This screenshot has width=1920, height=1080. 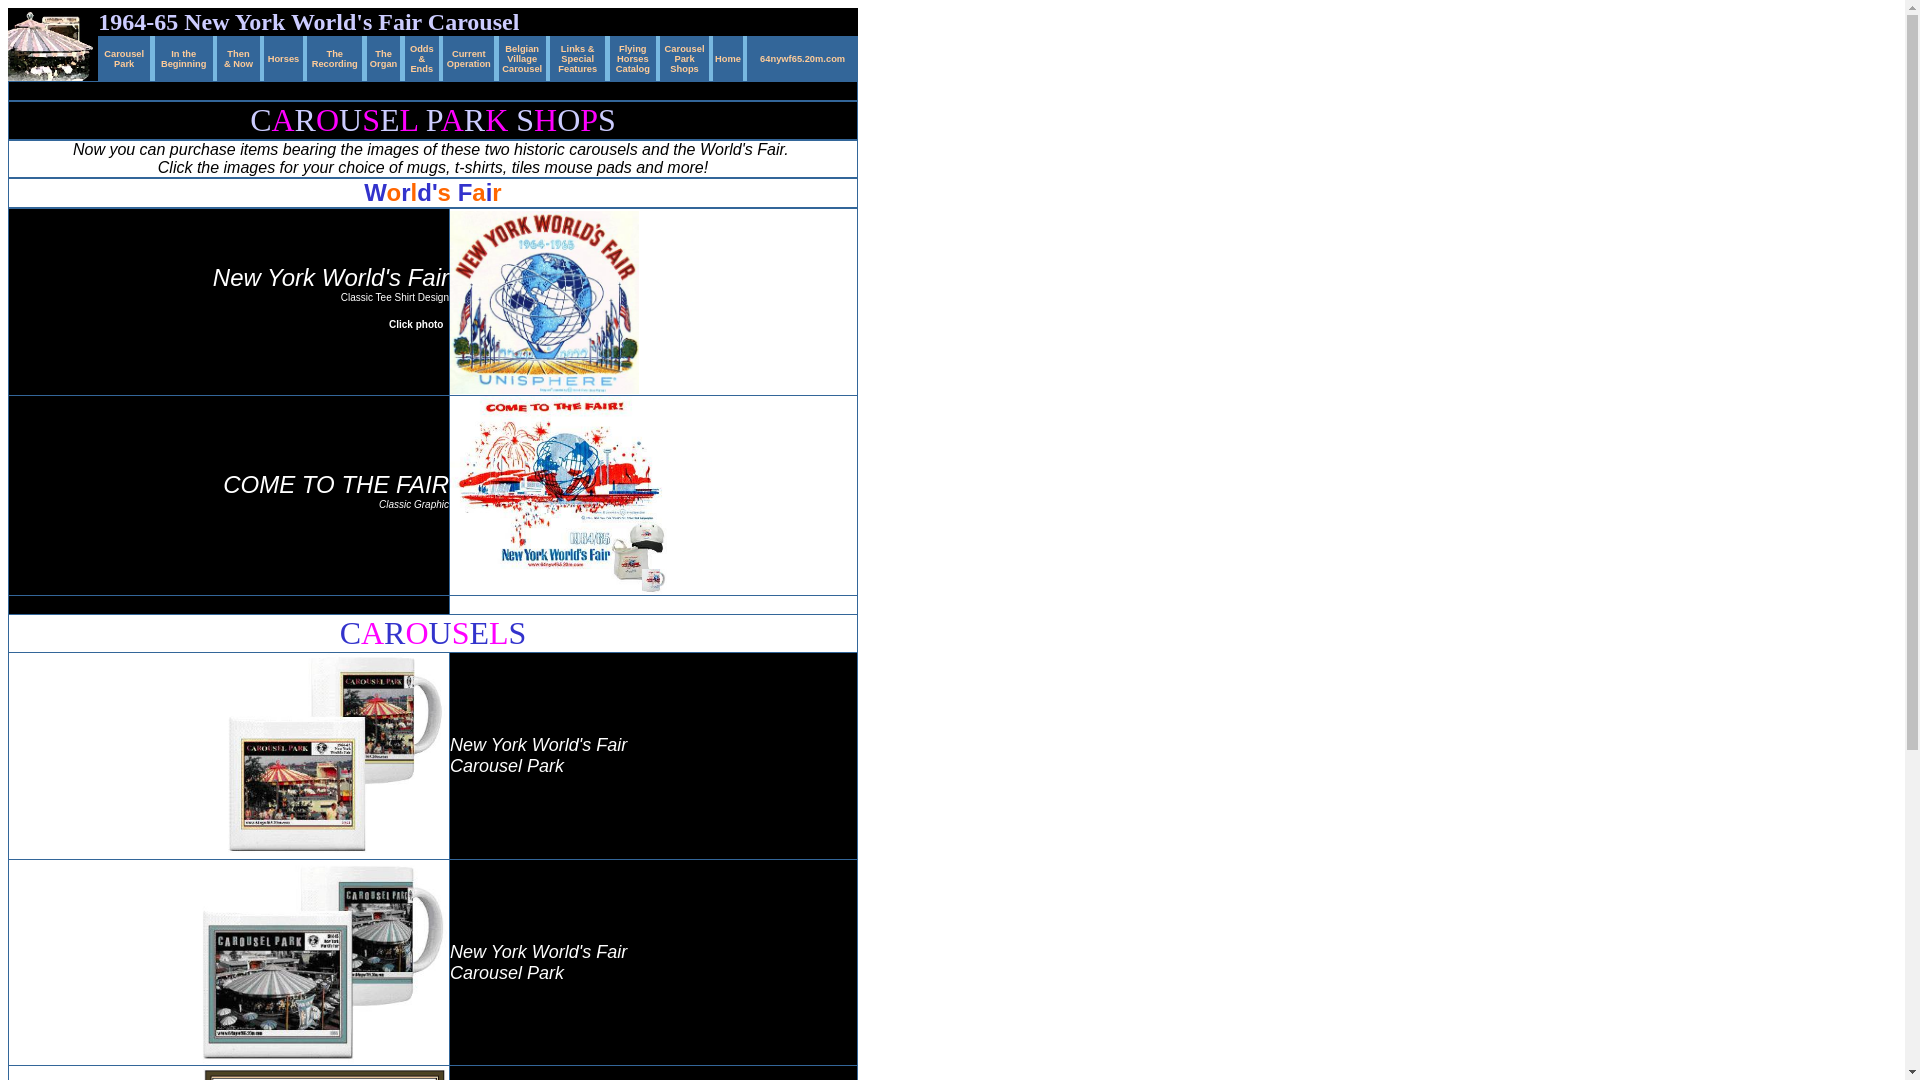 What do you see at coordinates (183, 55) in the screenshot?
I see `'In the Beginning'` at bounding box center [183, 55].